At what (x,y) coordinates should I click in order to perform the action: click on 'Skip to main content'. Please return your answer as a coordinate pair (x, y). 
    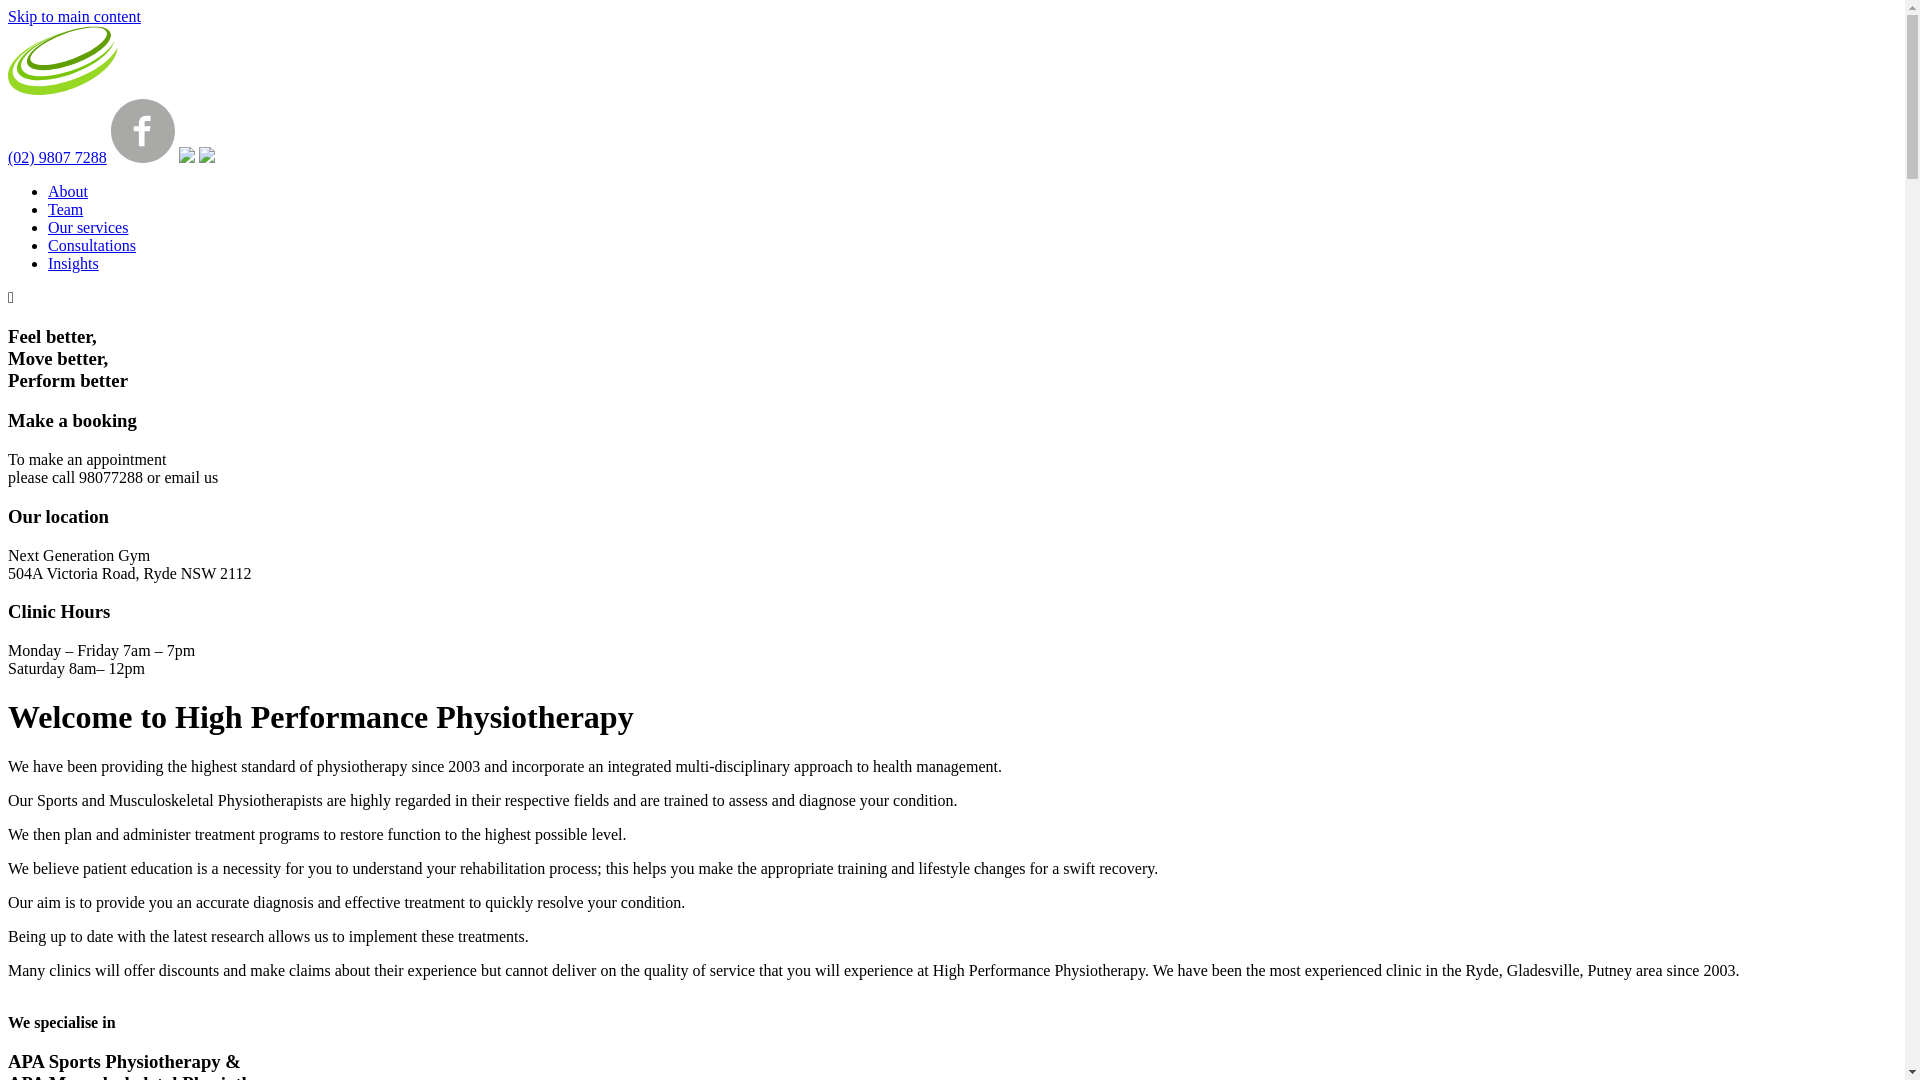
    Looking at the image, I should click on (74, 16).